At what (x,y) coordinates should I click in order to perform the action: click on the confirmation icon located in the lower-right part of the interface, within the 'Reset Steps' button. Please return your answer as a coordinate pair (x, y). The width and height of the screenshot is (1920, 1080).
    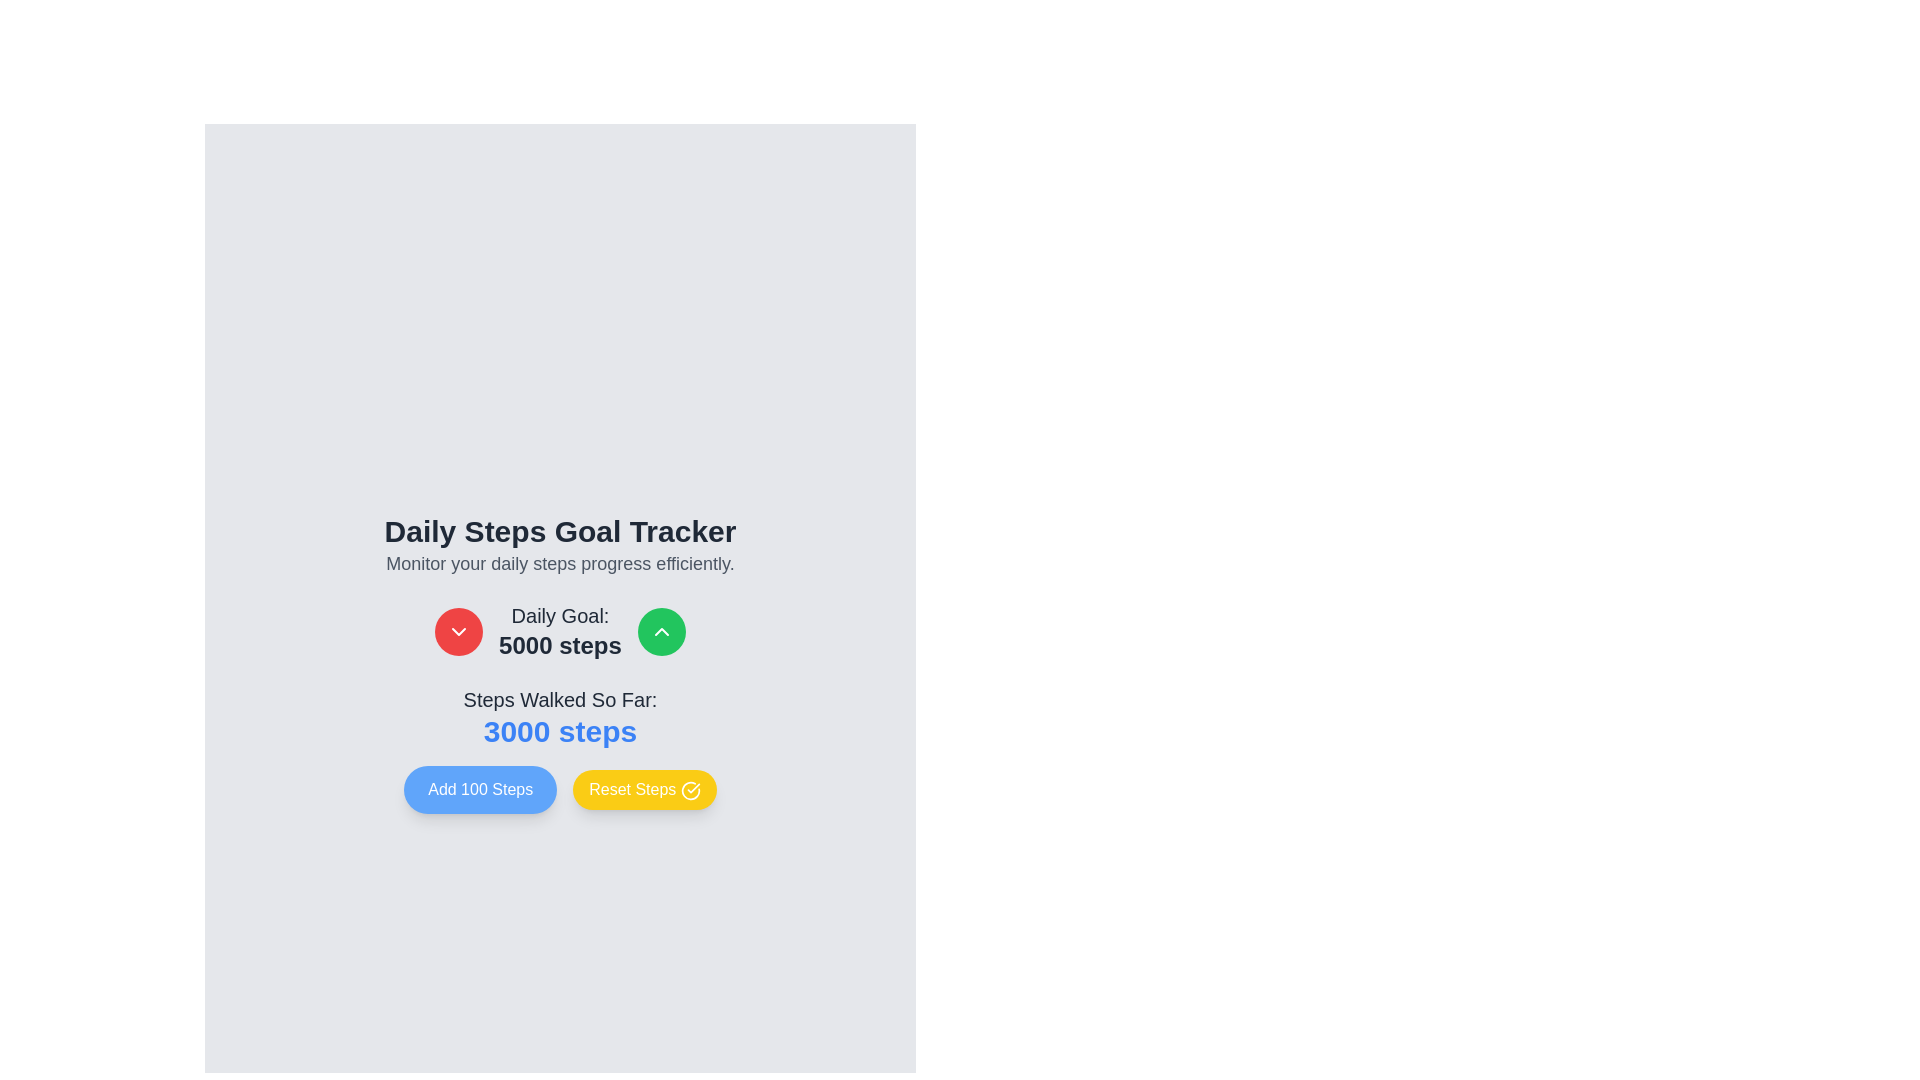
    Looking at the image, I should click on (690, 789).